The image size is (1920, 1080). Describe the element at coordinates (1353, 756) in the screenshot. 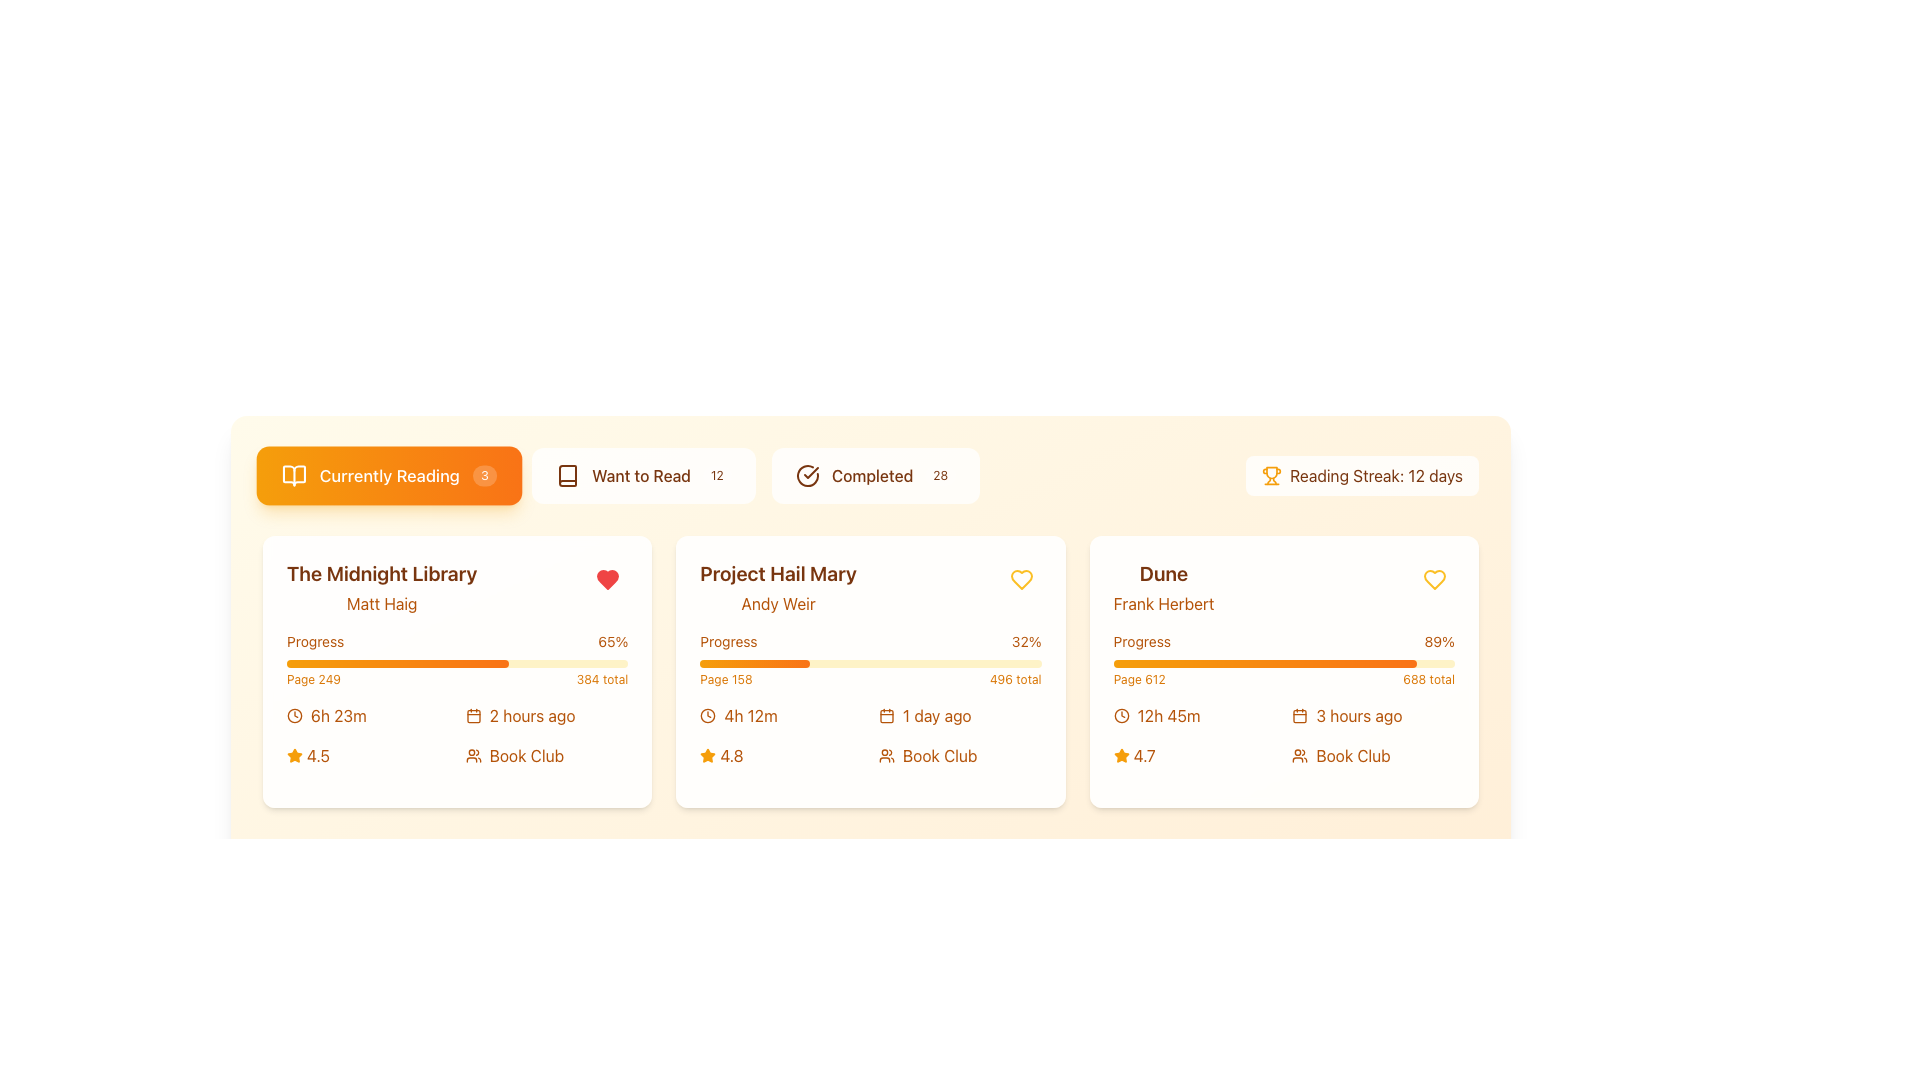

I see `the 'Book Club' text label, which is styled in amber color and` at that location.